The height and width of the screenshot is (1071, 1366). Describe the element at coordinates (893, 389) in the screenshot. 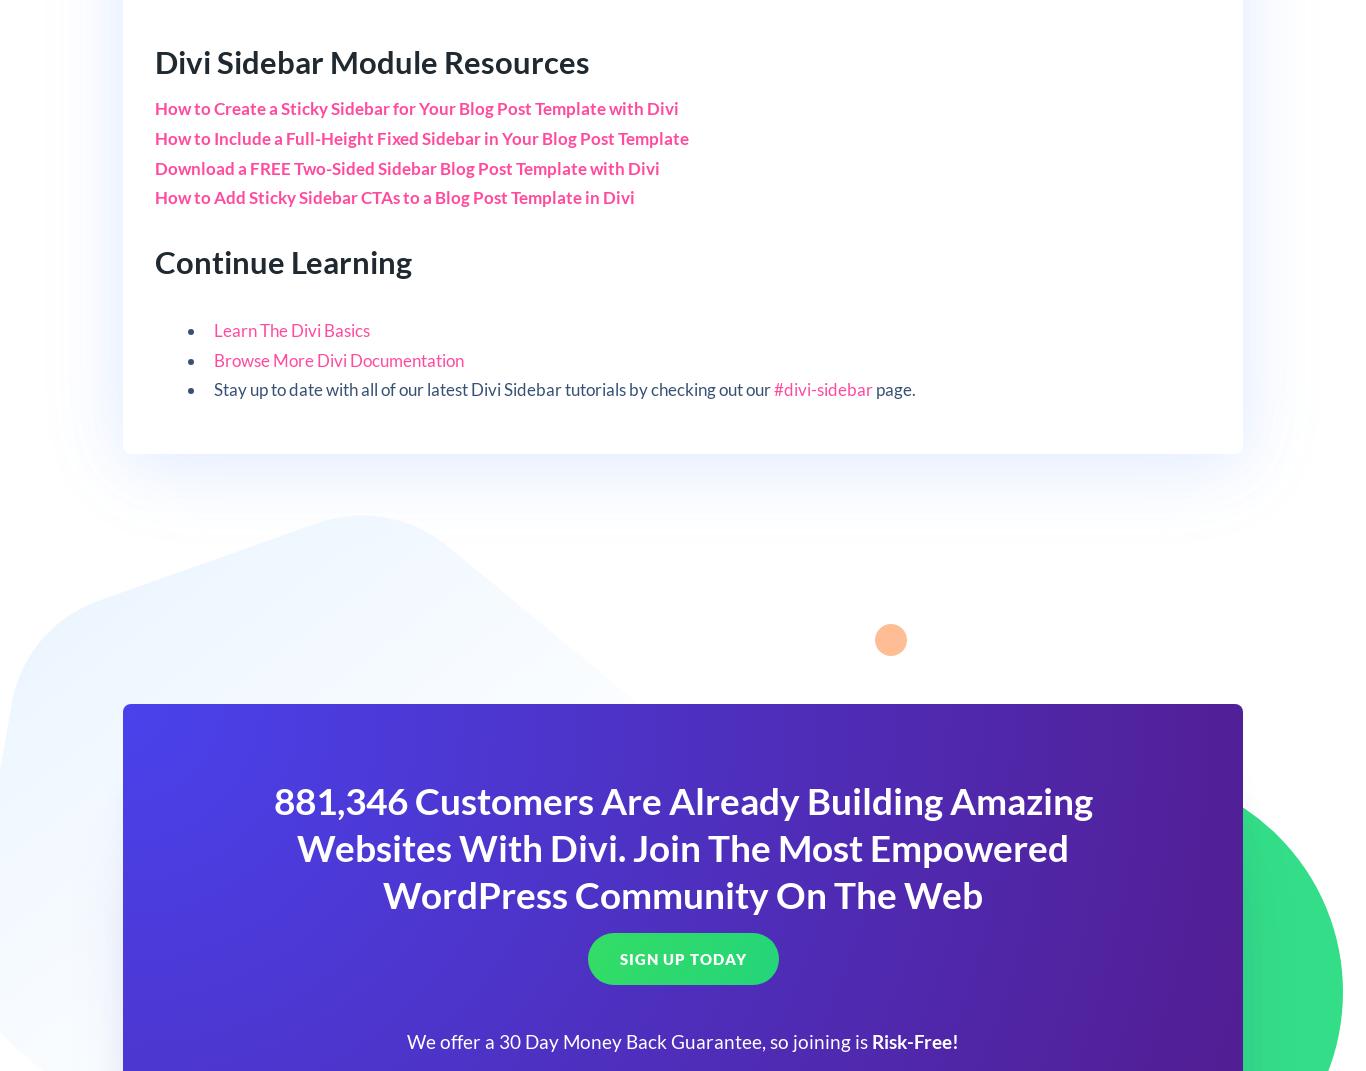

I see `'page.'` at that location.